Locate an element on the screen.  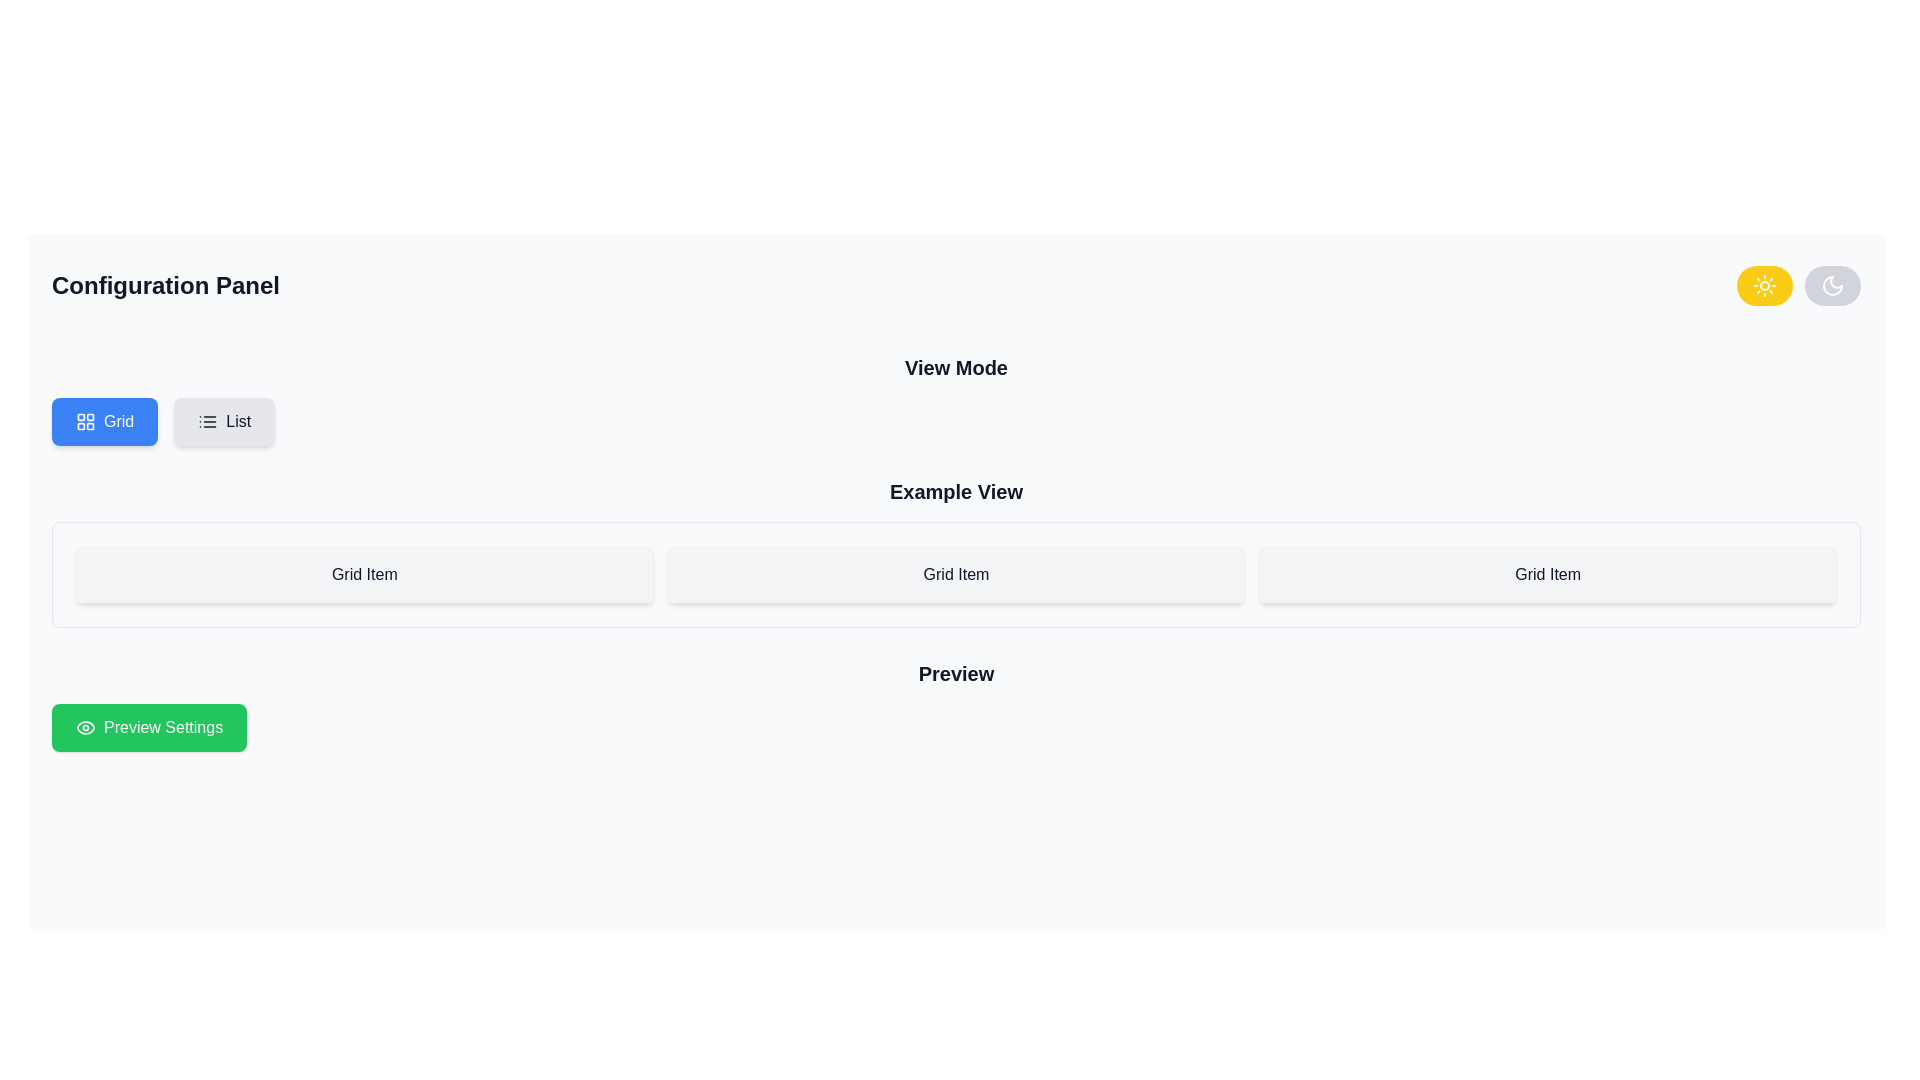
the gray rectangular button with rounded corners labeled 'List' is located at coordinates (224, 420).